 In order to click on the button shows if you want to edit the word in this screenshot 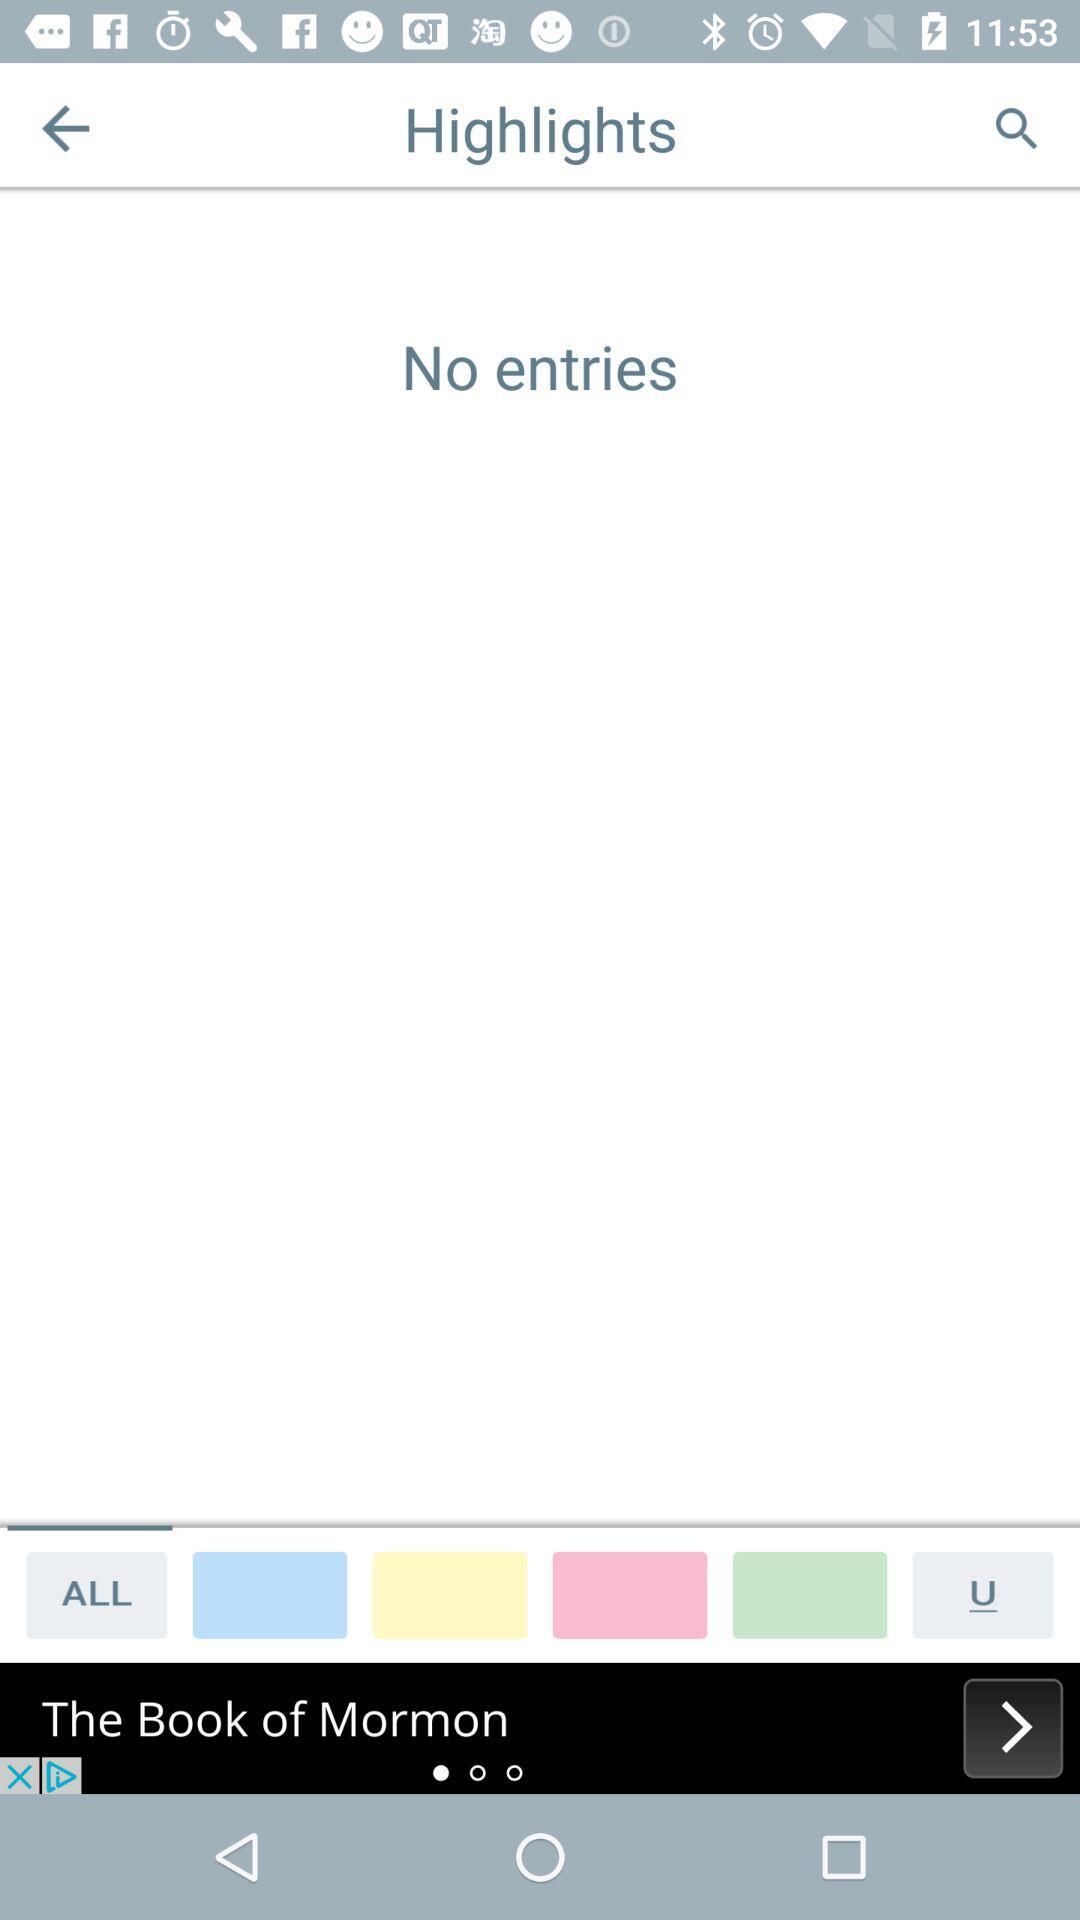, I will do `click(990, 1593)`.